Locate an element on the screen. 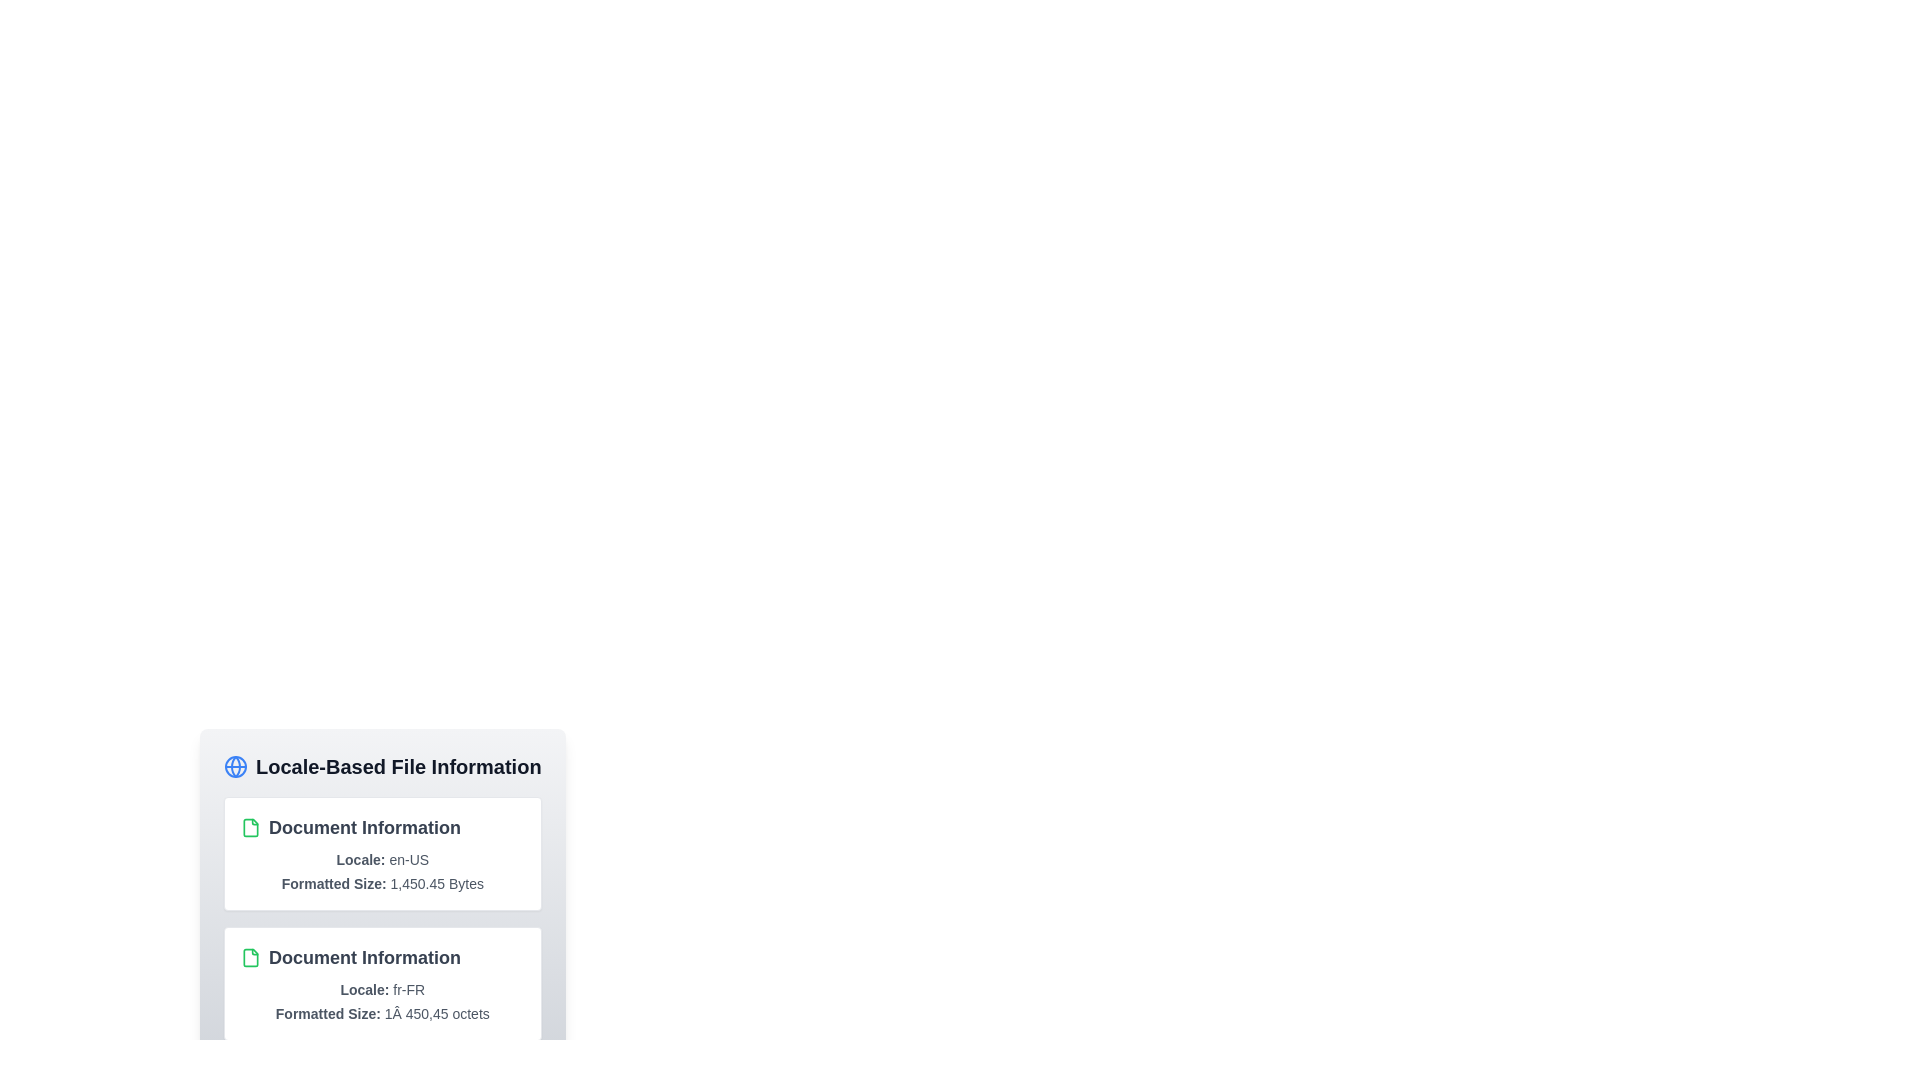 The height and width of the screenshot is (1080, 1920). the bold, large title text 'Locale-Based File Information' with a blue globe icon to its left, which is positioned at the top of a vertical sequence of document information sections is located at coordinates (382, 766).